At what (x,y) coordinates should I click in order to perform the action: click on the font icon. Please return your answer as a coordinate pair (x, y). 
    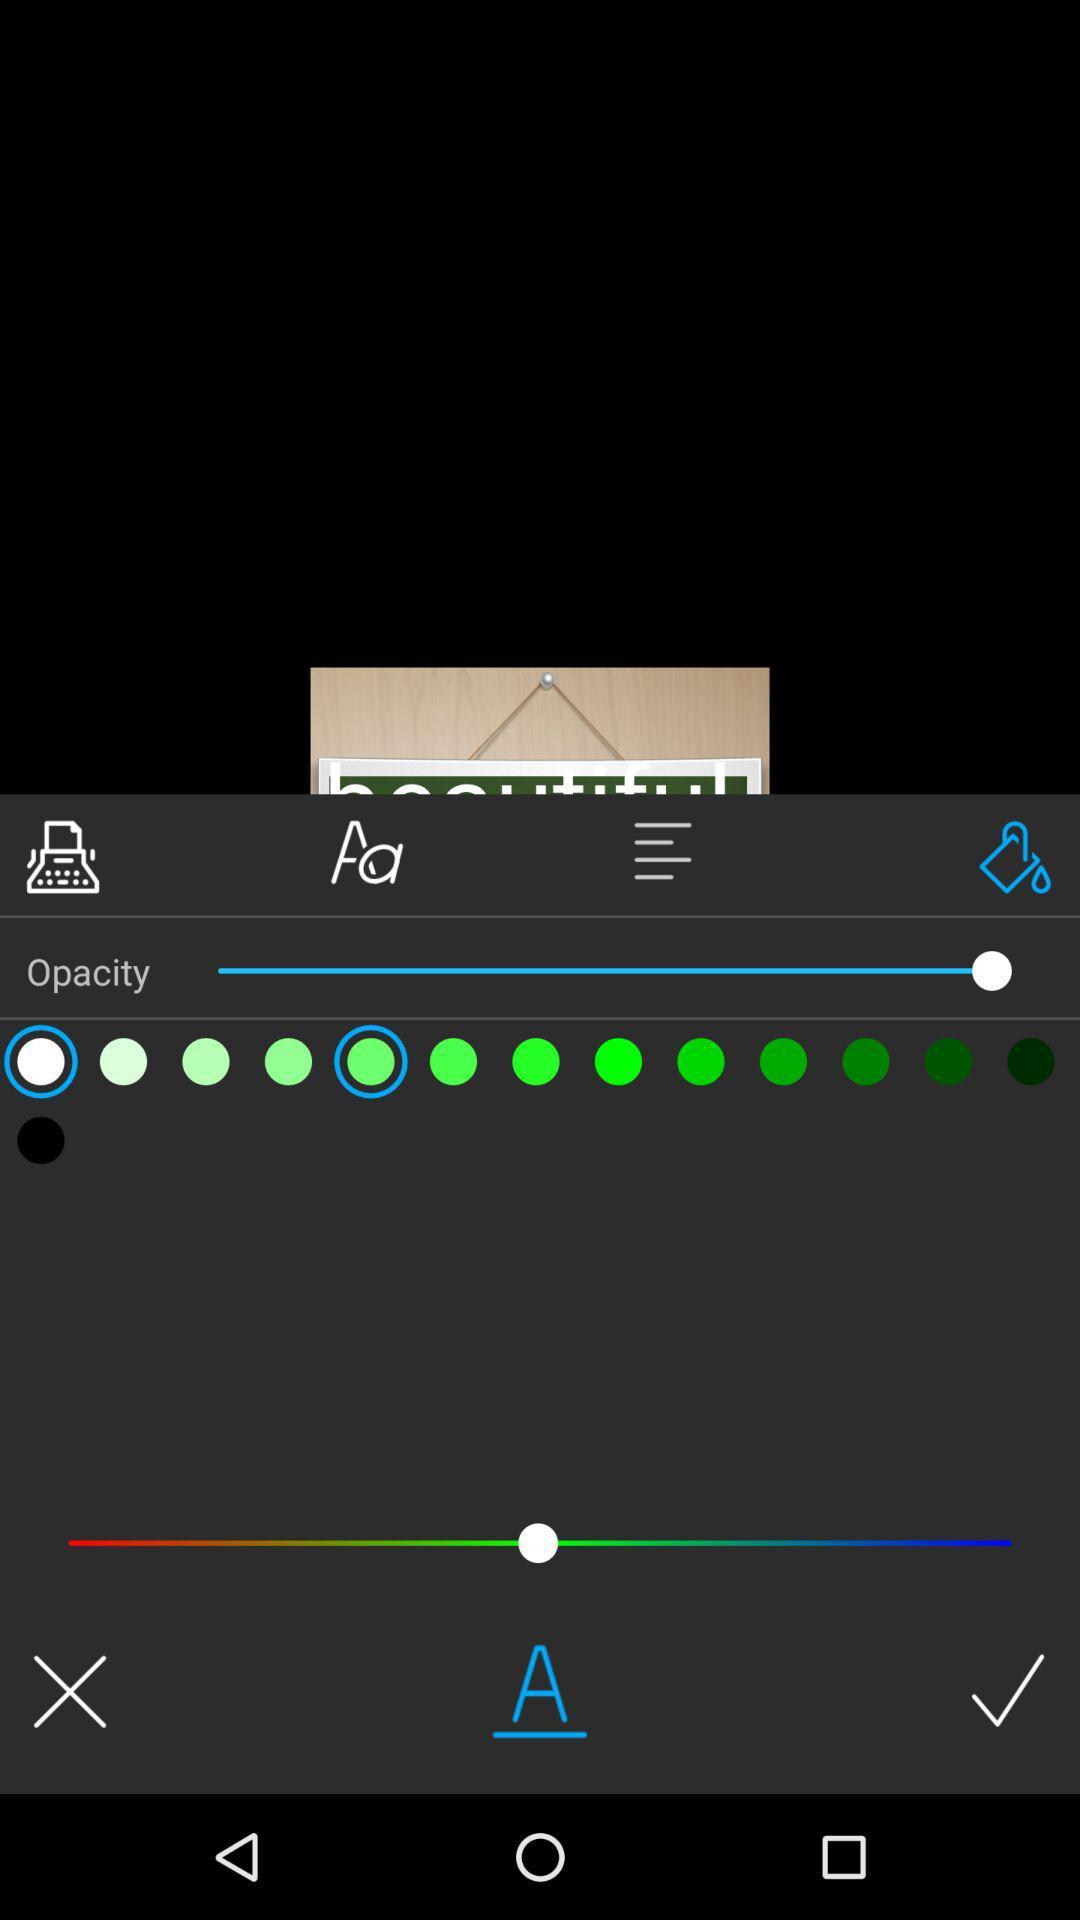
    Looking at the image, I should click on (367, 852).